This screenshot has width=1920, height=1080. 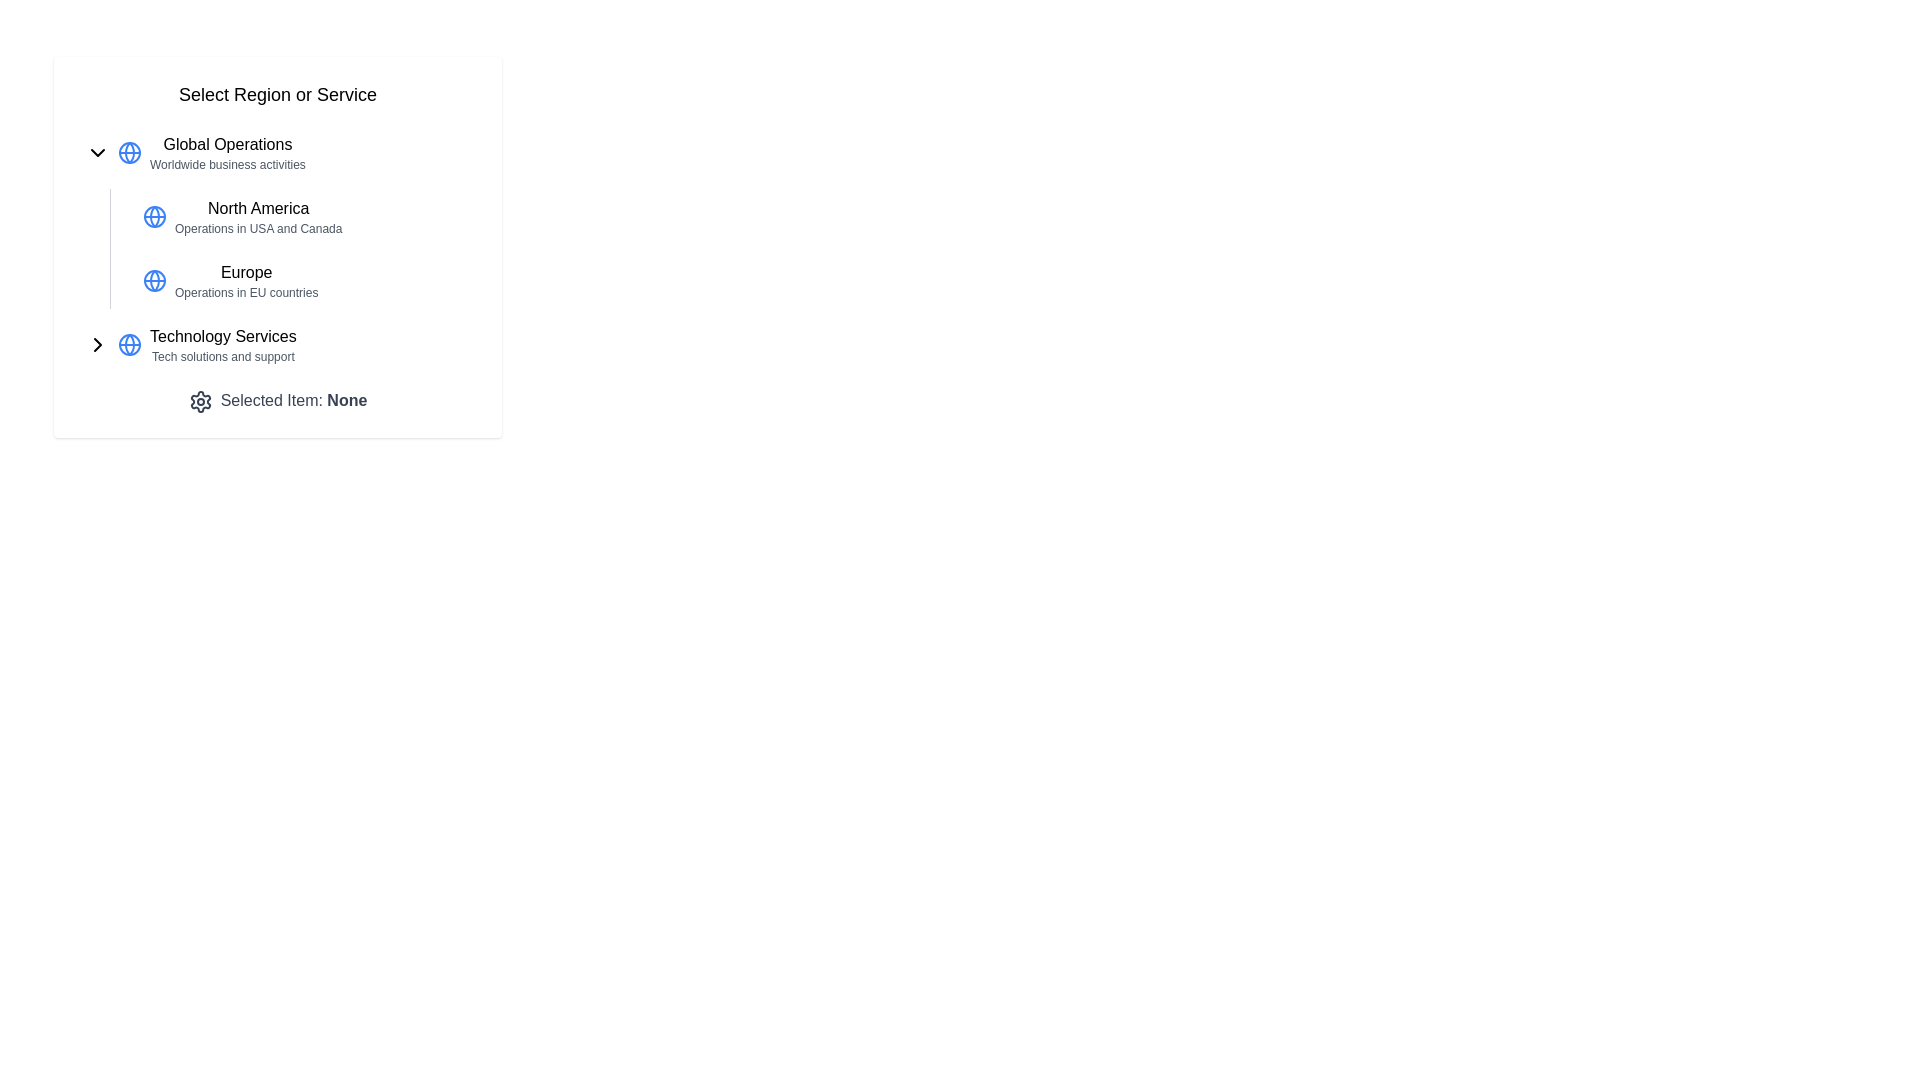 I want to click on the globe icon's latitude or longitude lines, which is part of the vector graphic representing 'Global Operations', so click(x=128, y=343).